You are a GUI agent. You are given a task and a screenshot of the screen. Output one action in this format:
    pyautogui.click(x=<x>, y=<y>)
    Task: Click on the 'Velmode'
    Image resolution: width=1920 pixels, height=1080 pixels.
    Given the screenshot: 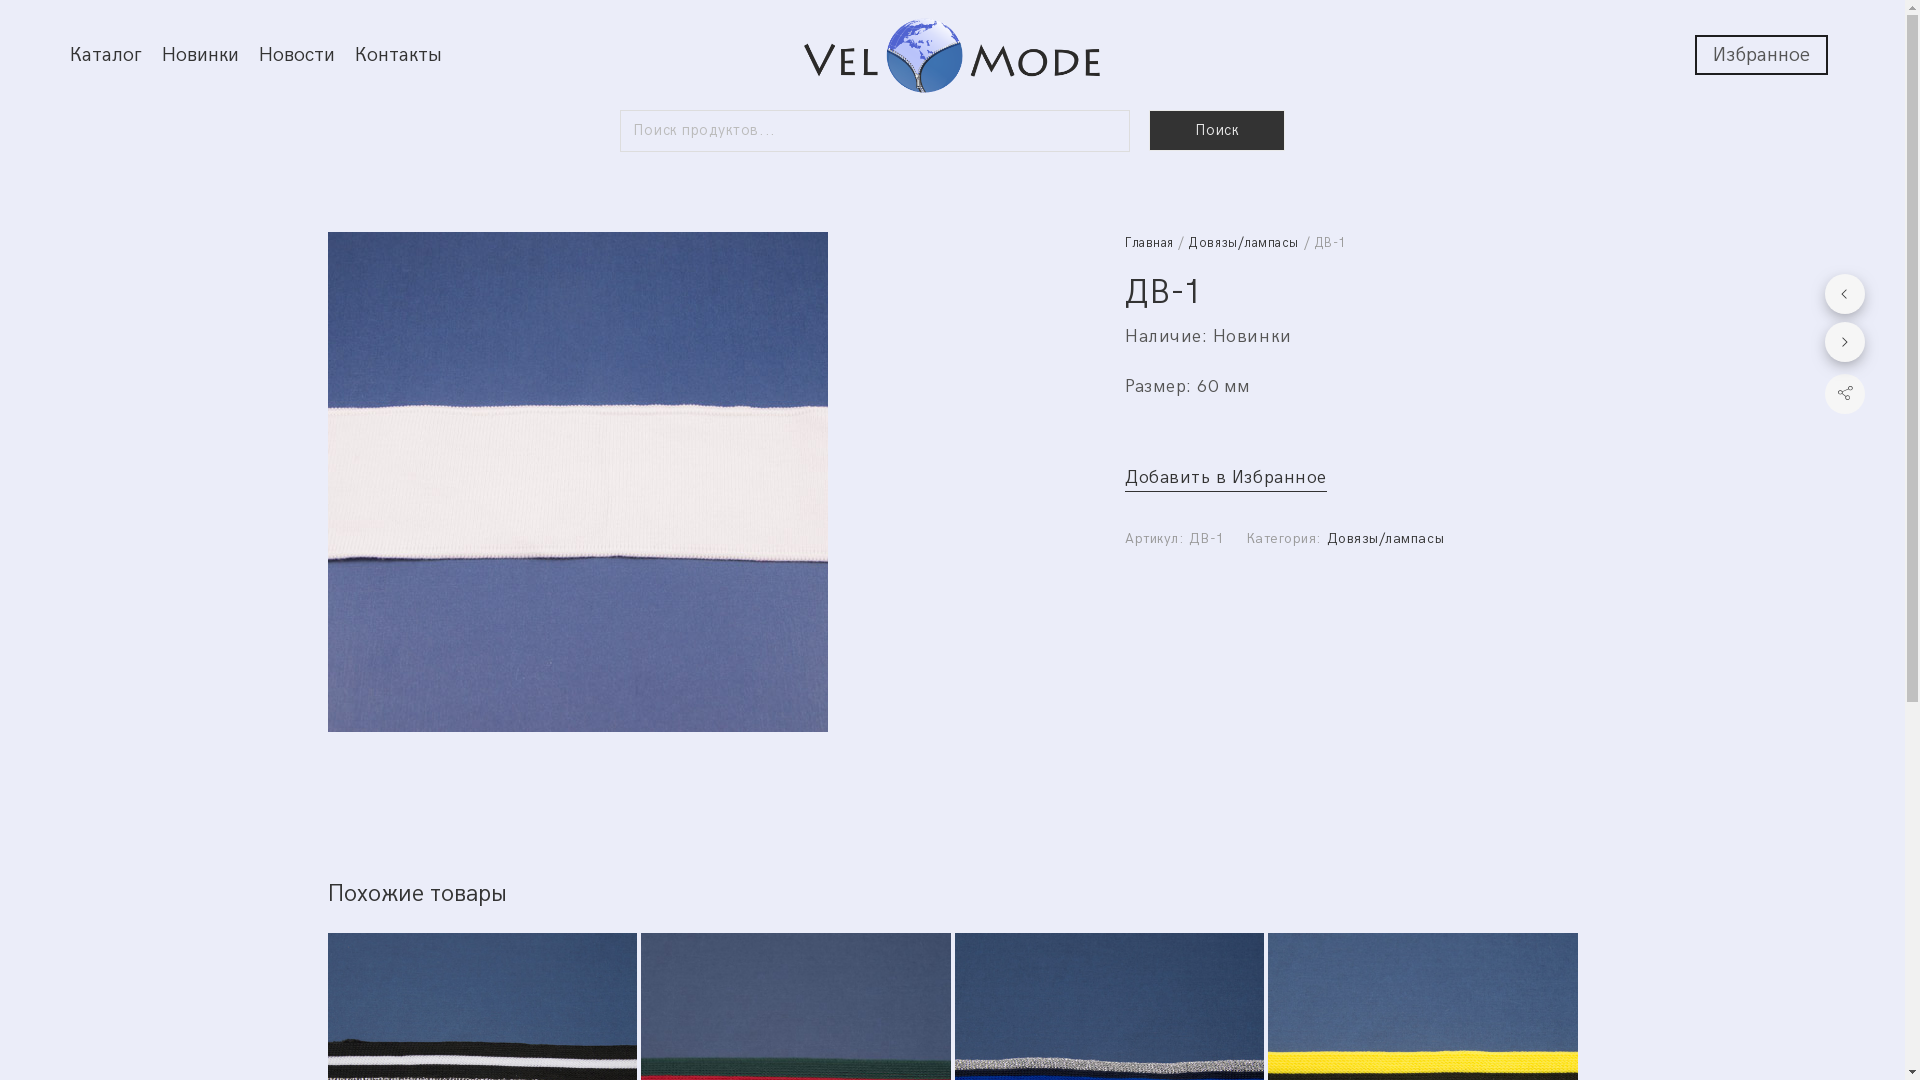 What is the action you would take?
    pyautogui.click(x=950, y=53)
    